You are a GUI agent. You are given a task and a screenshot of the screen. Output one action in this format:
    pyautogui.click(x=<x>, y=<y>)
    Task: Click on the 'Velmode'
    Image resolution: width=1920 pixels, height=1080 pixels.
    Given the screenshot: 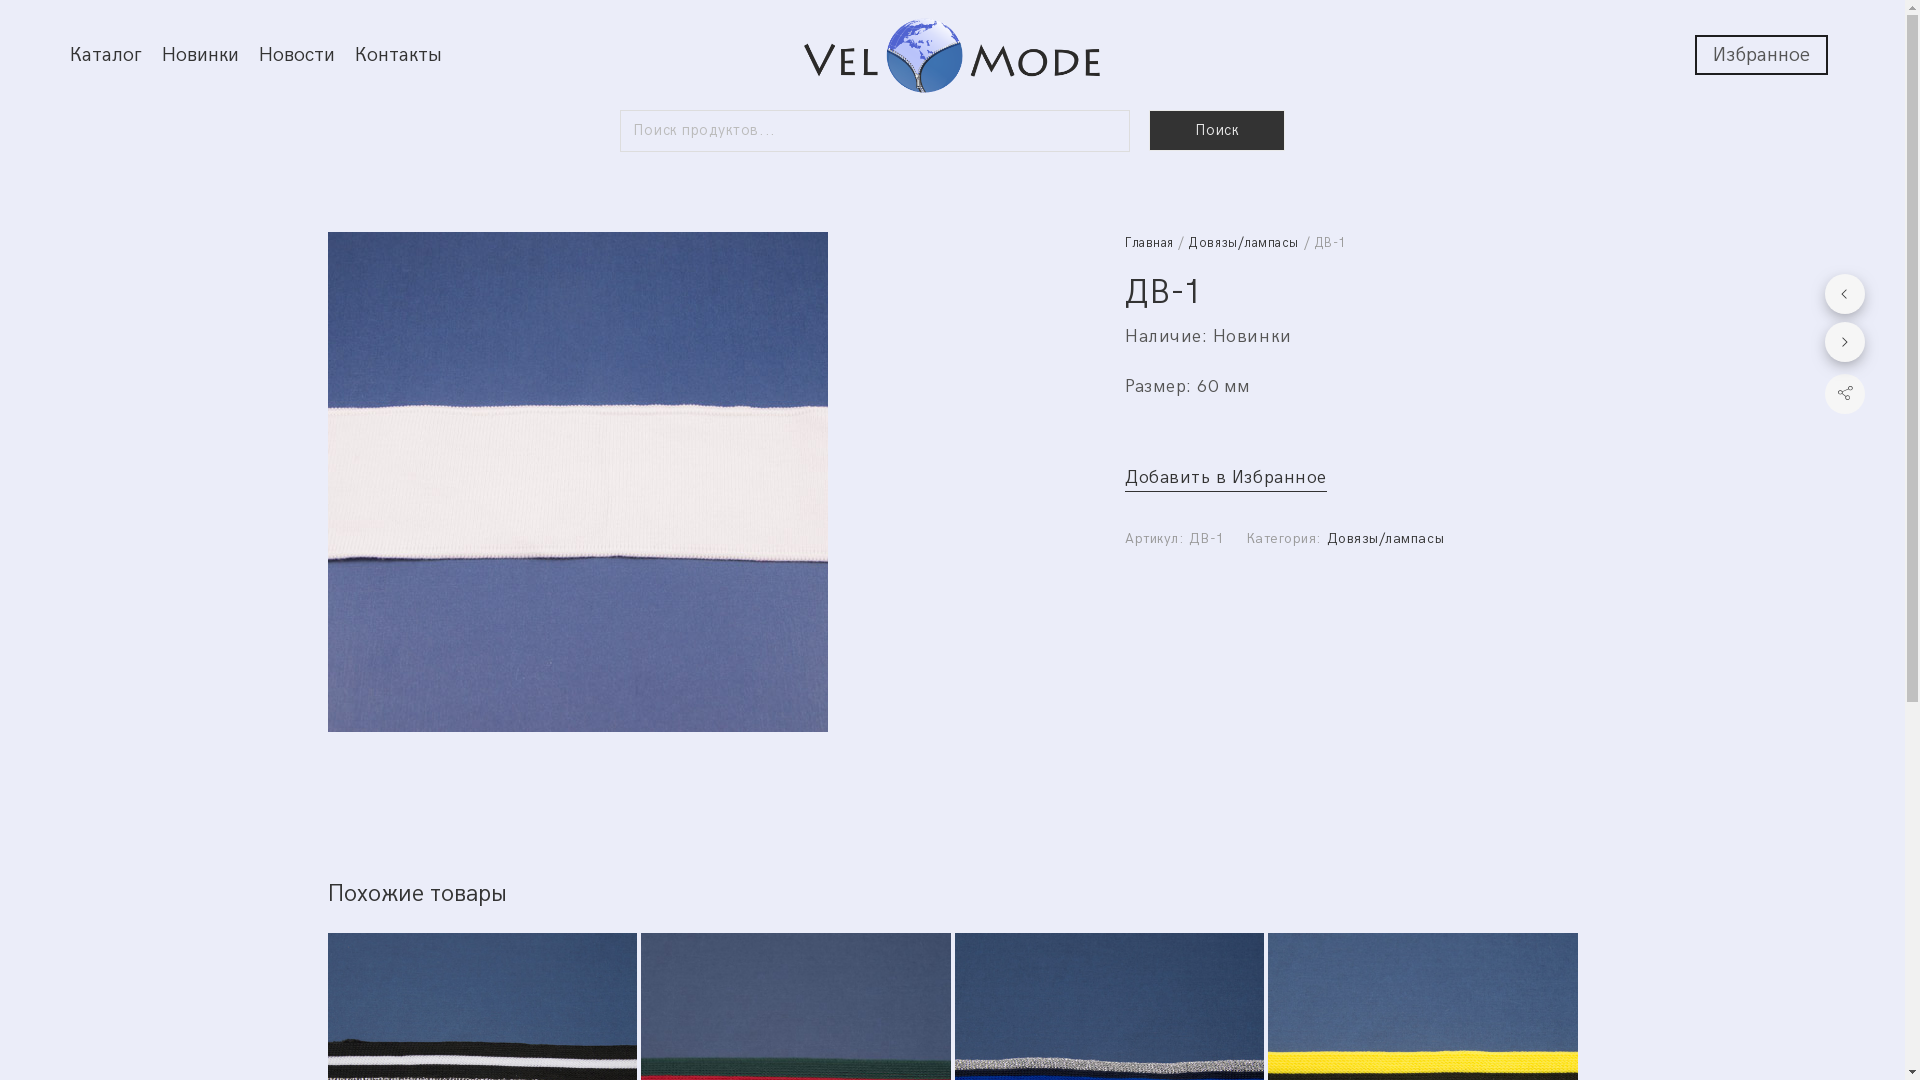 What is the action you would take?
    pyautogui.click(x=950, y=53)
    